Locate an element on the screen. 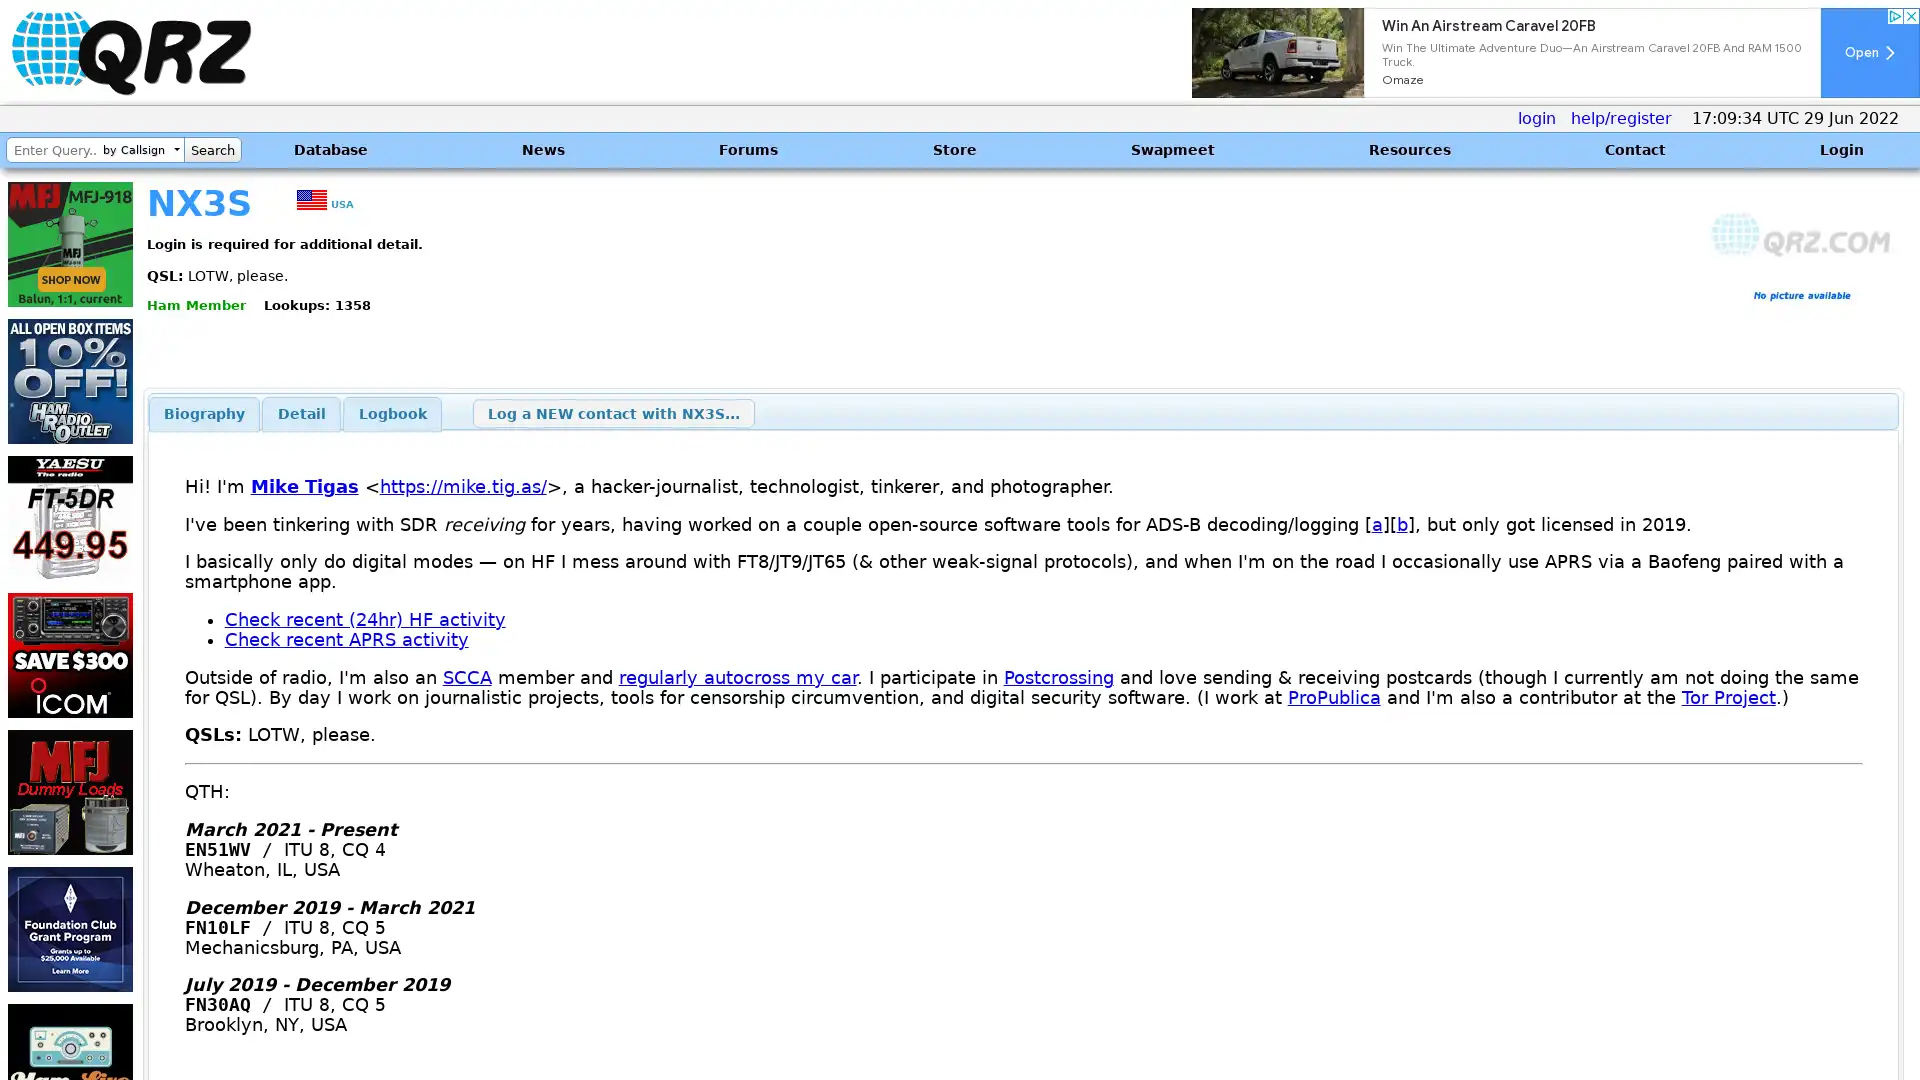 Image resolution: width=1920 pixels, height=1080 pixels. Search is located at coordinates (212, 149).